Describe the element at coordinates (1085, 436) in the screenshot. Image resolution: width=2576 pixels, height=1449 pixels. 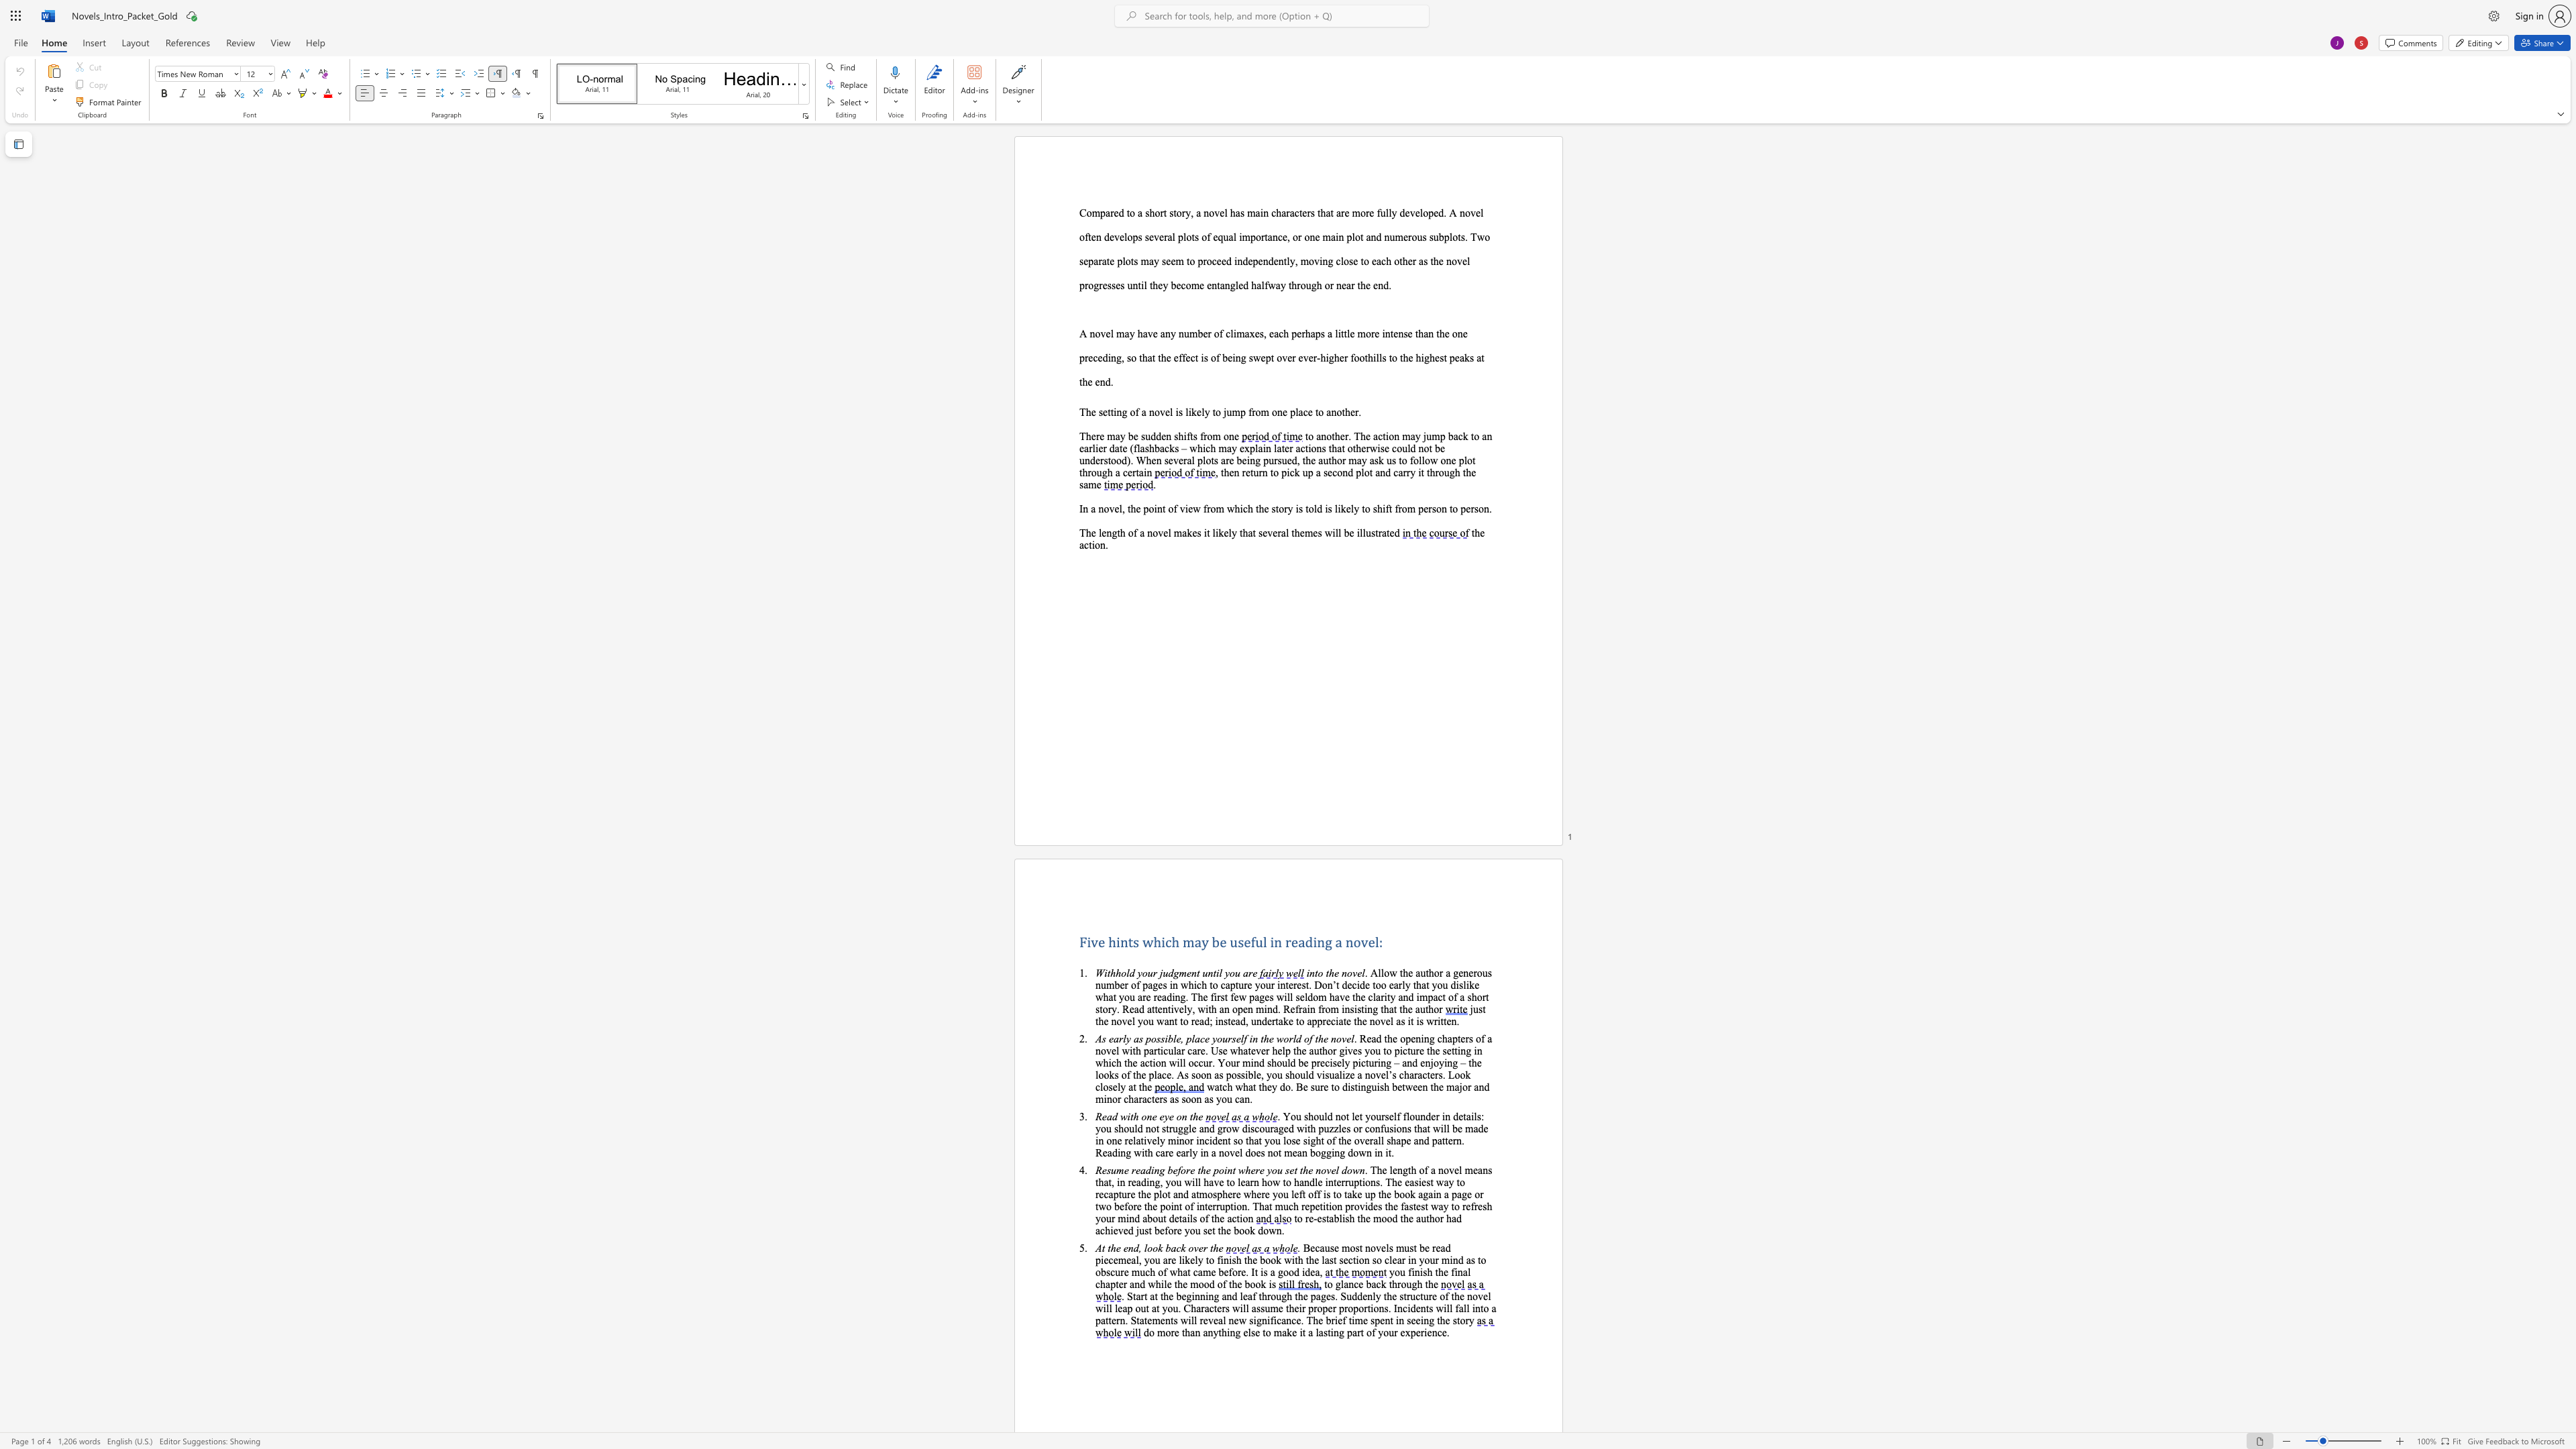
I see `the subset text "here may be sudden s" within the text "There may be sudden shifts from one"` at that location.